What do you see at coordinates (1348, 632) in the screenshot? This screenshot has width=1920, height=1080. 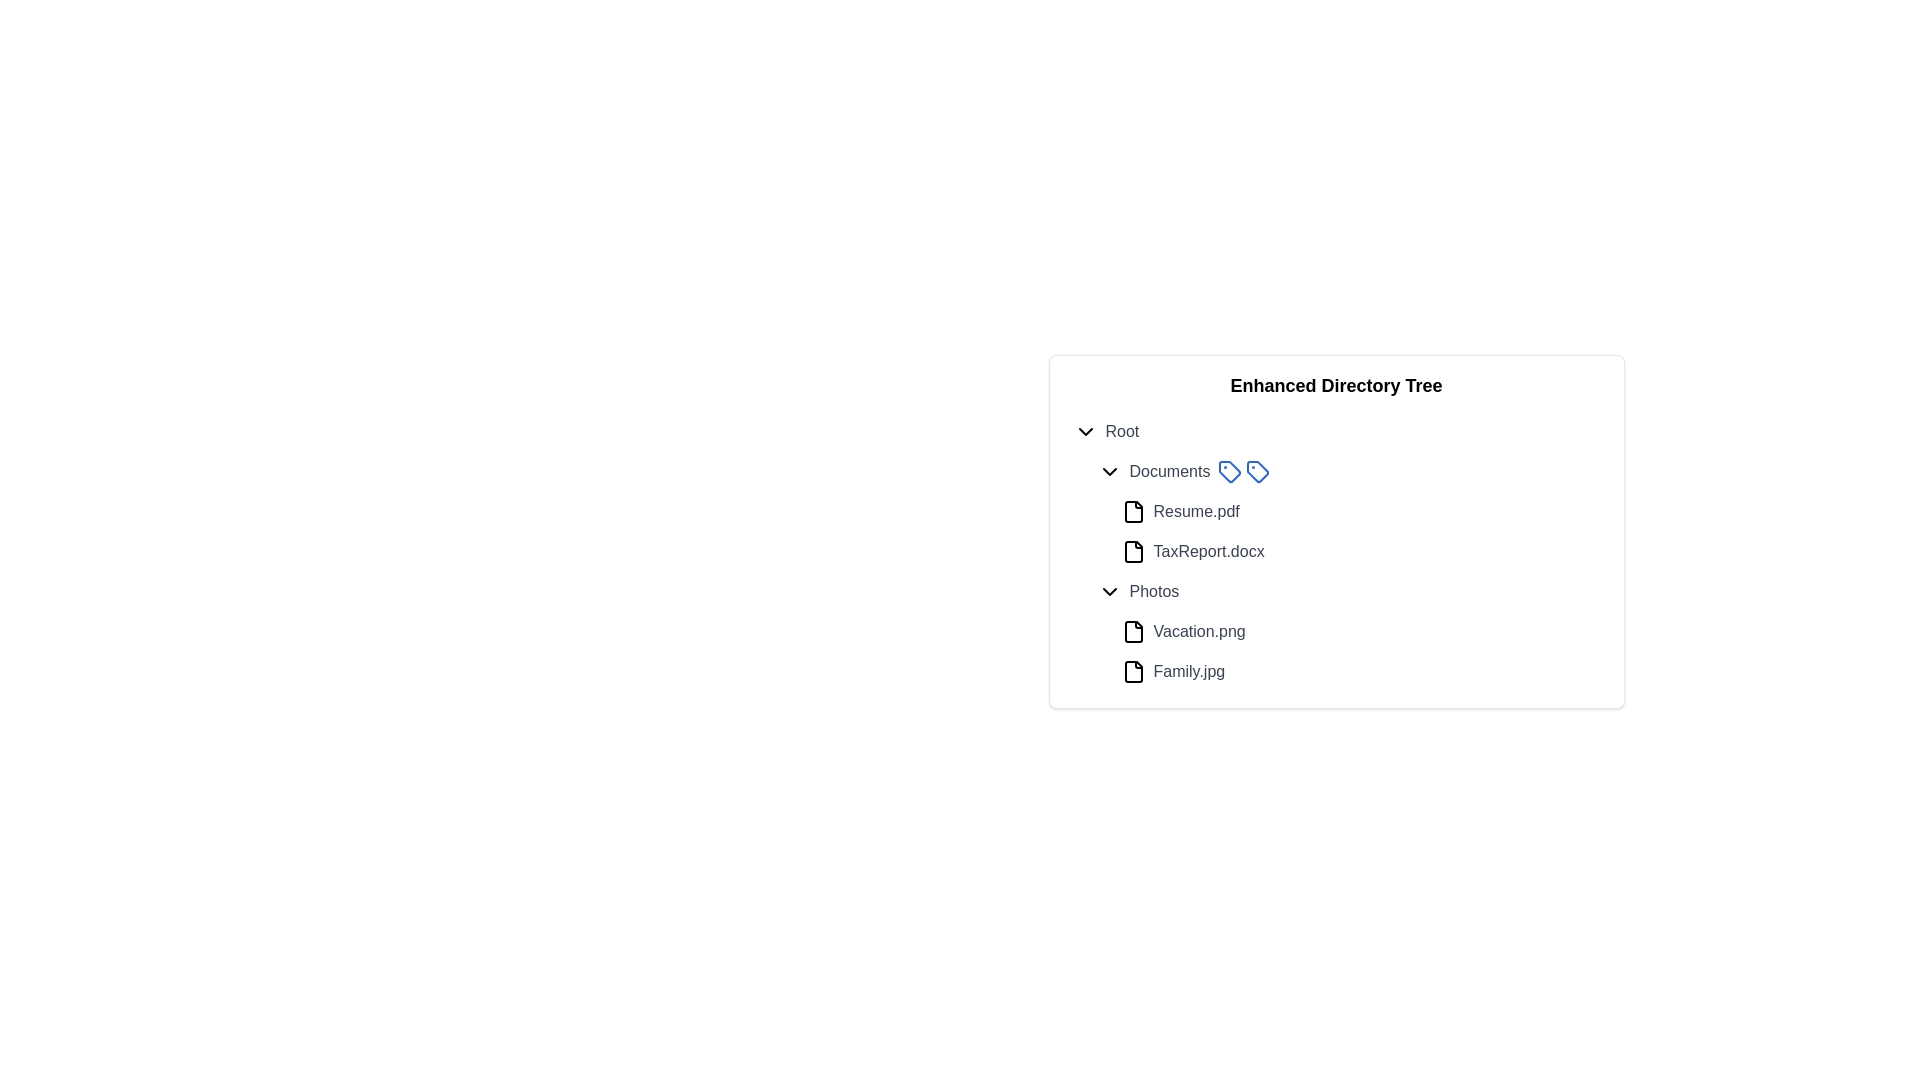 I see `on the file entry labeled 'Vacation.png' in the 'Photos' section` at bounding box center [1348, 632].